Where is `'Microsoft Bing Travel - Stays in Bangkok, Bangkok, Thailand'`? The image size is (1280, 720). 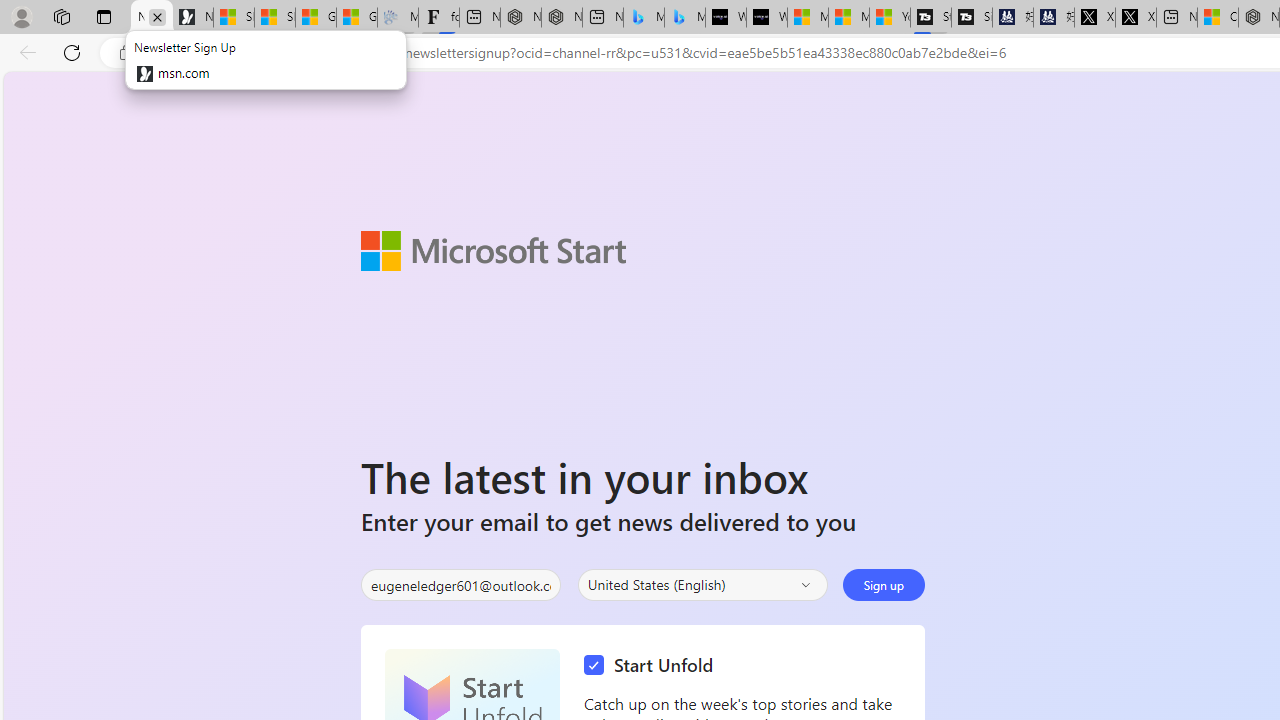
'Microsoft Bing Travel - Stays in Bangkok, Bangkok, Thailand' is located at coordinates (643, 17).